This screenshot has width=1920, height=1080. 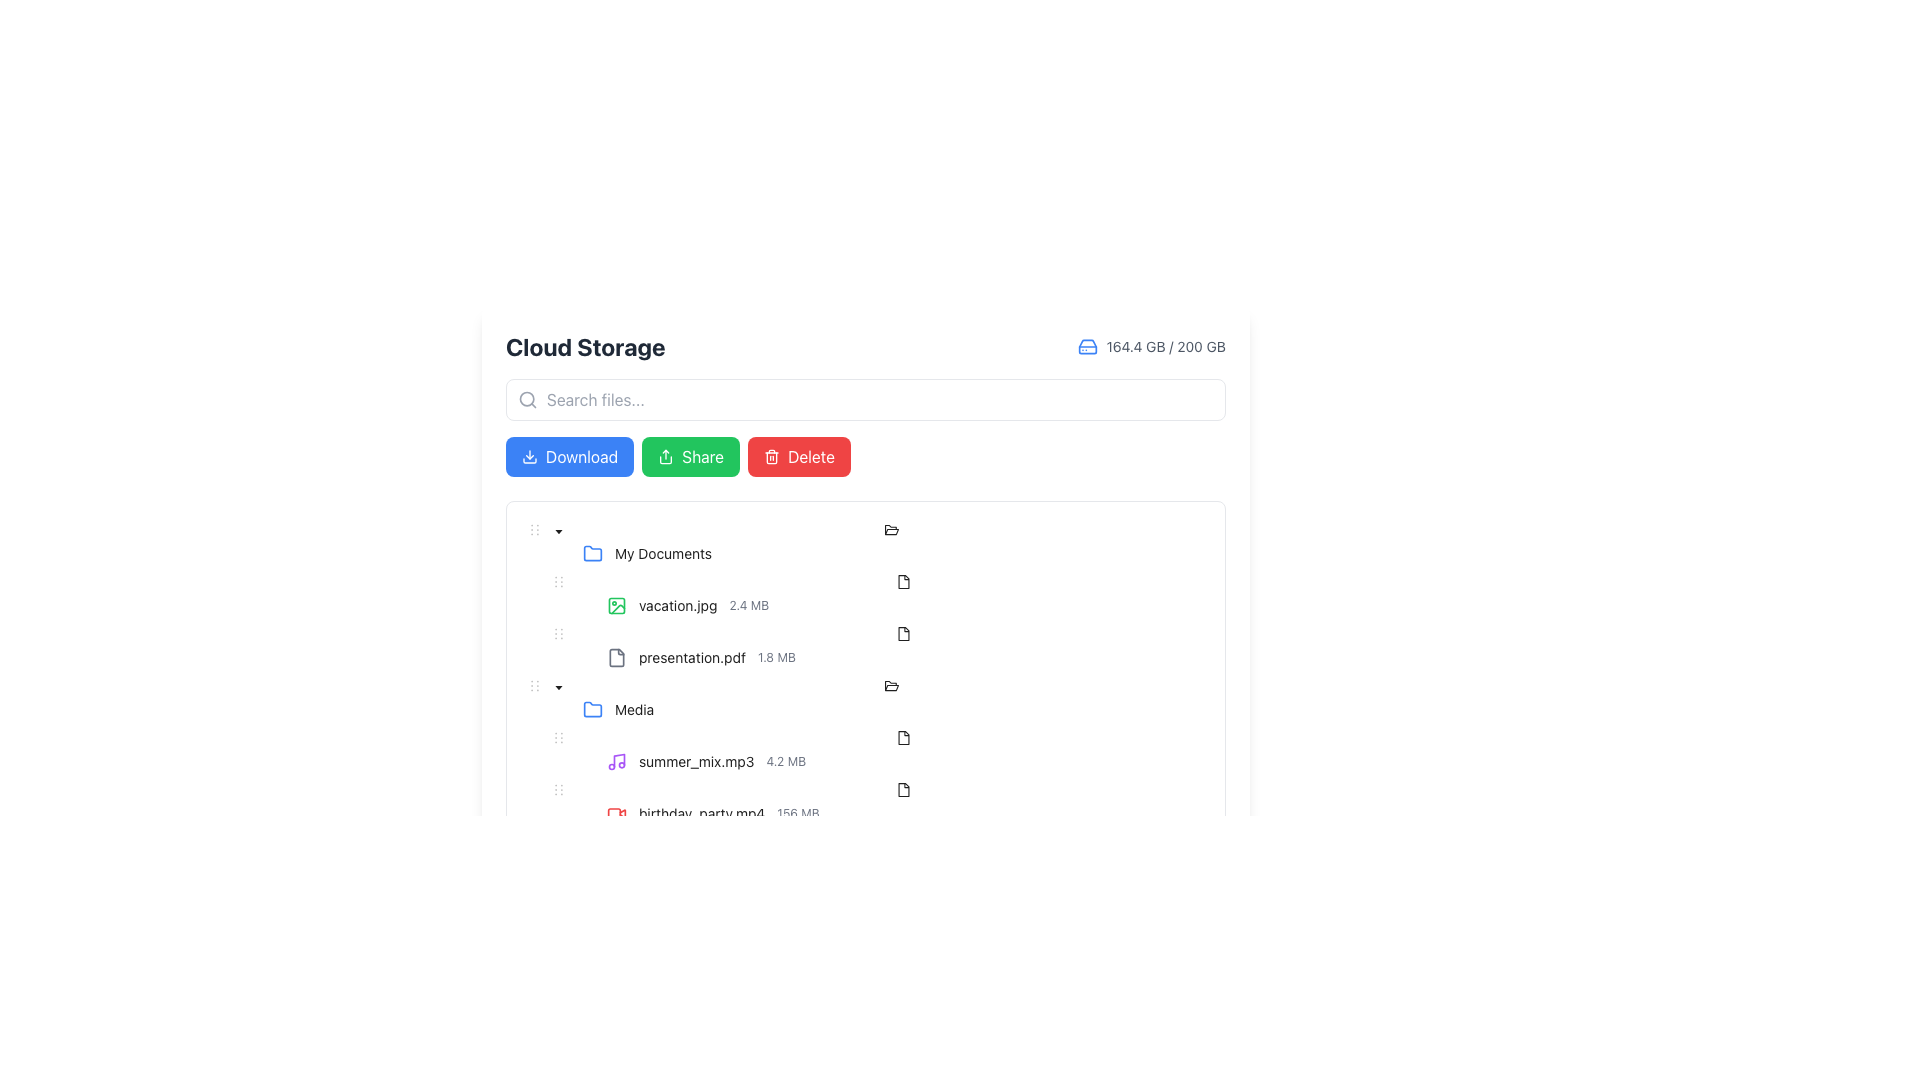 What do you see at coordinates (902, 581) in the screenshot?
I see `the file icon represented by an outlined document with a folded corner, located to the right of the file name in the Media directory` at bounding box center [902, 581].